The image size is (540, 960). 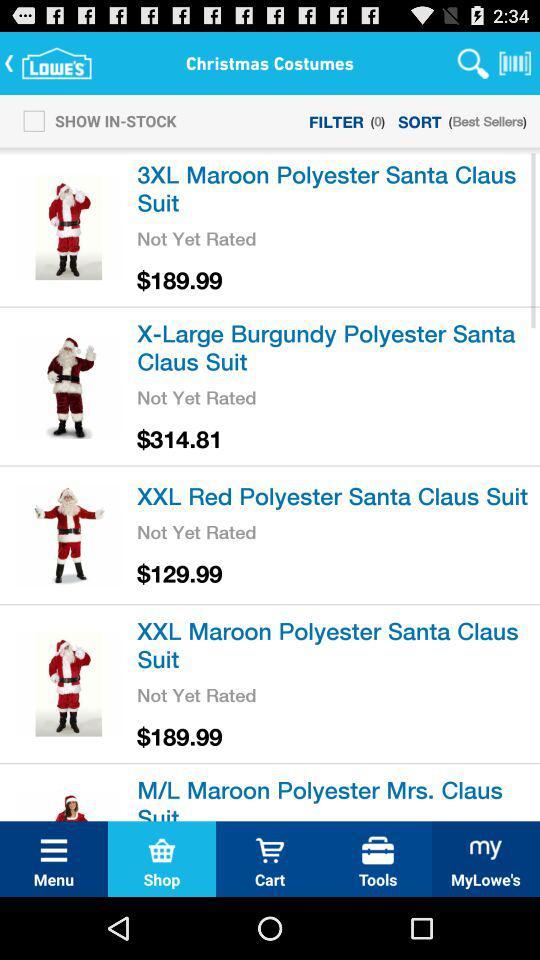 I want to click on the icon next to the (0) item, so click(x=419, y=120).